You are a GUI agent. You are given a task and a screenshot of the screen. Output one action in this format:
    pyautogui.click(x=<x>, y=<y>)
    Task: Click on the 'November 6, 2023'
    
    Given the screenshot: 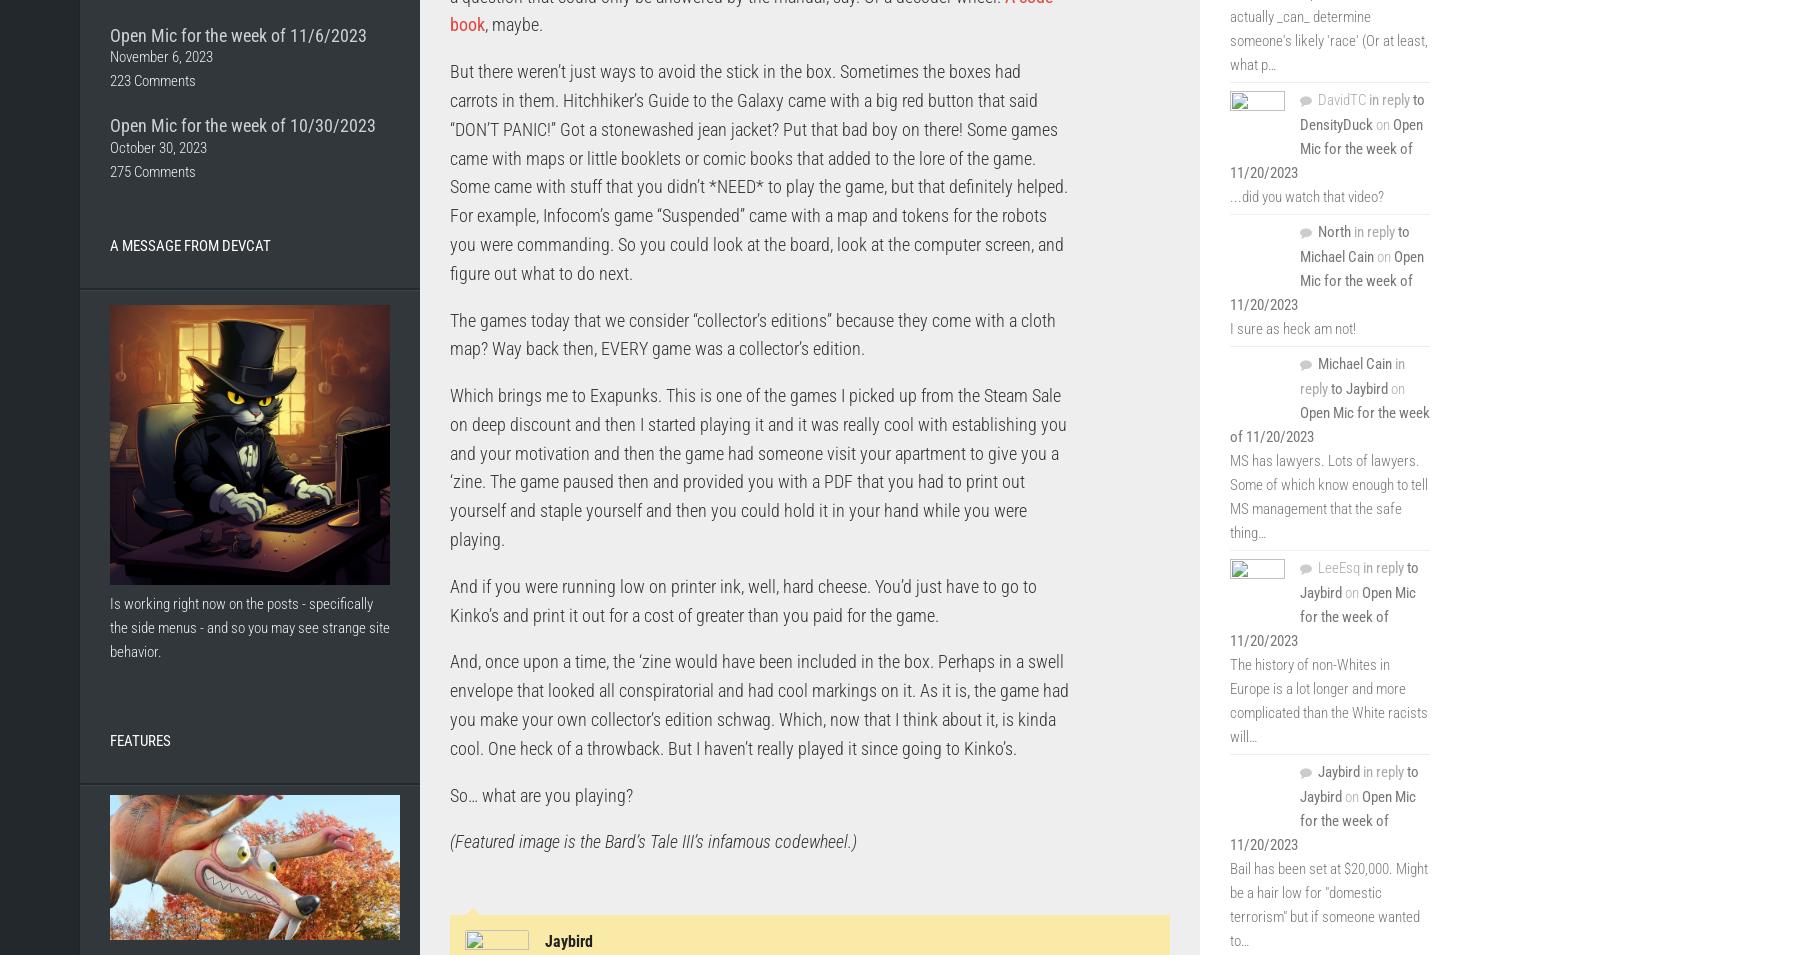 What is the action you would take?
    pyautogui.click(x=161, y=56)
    